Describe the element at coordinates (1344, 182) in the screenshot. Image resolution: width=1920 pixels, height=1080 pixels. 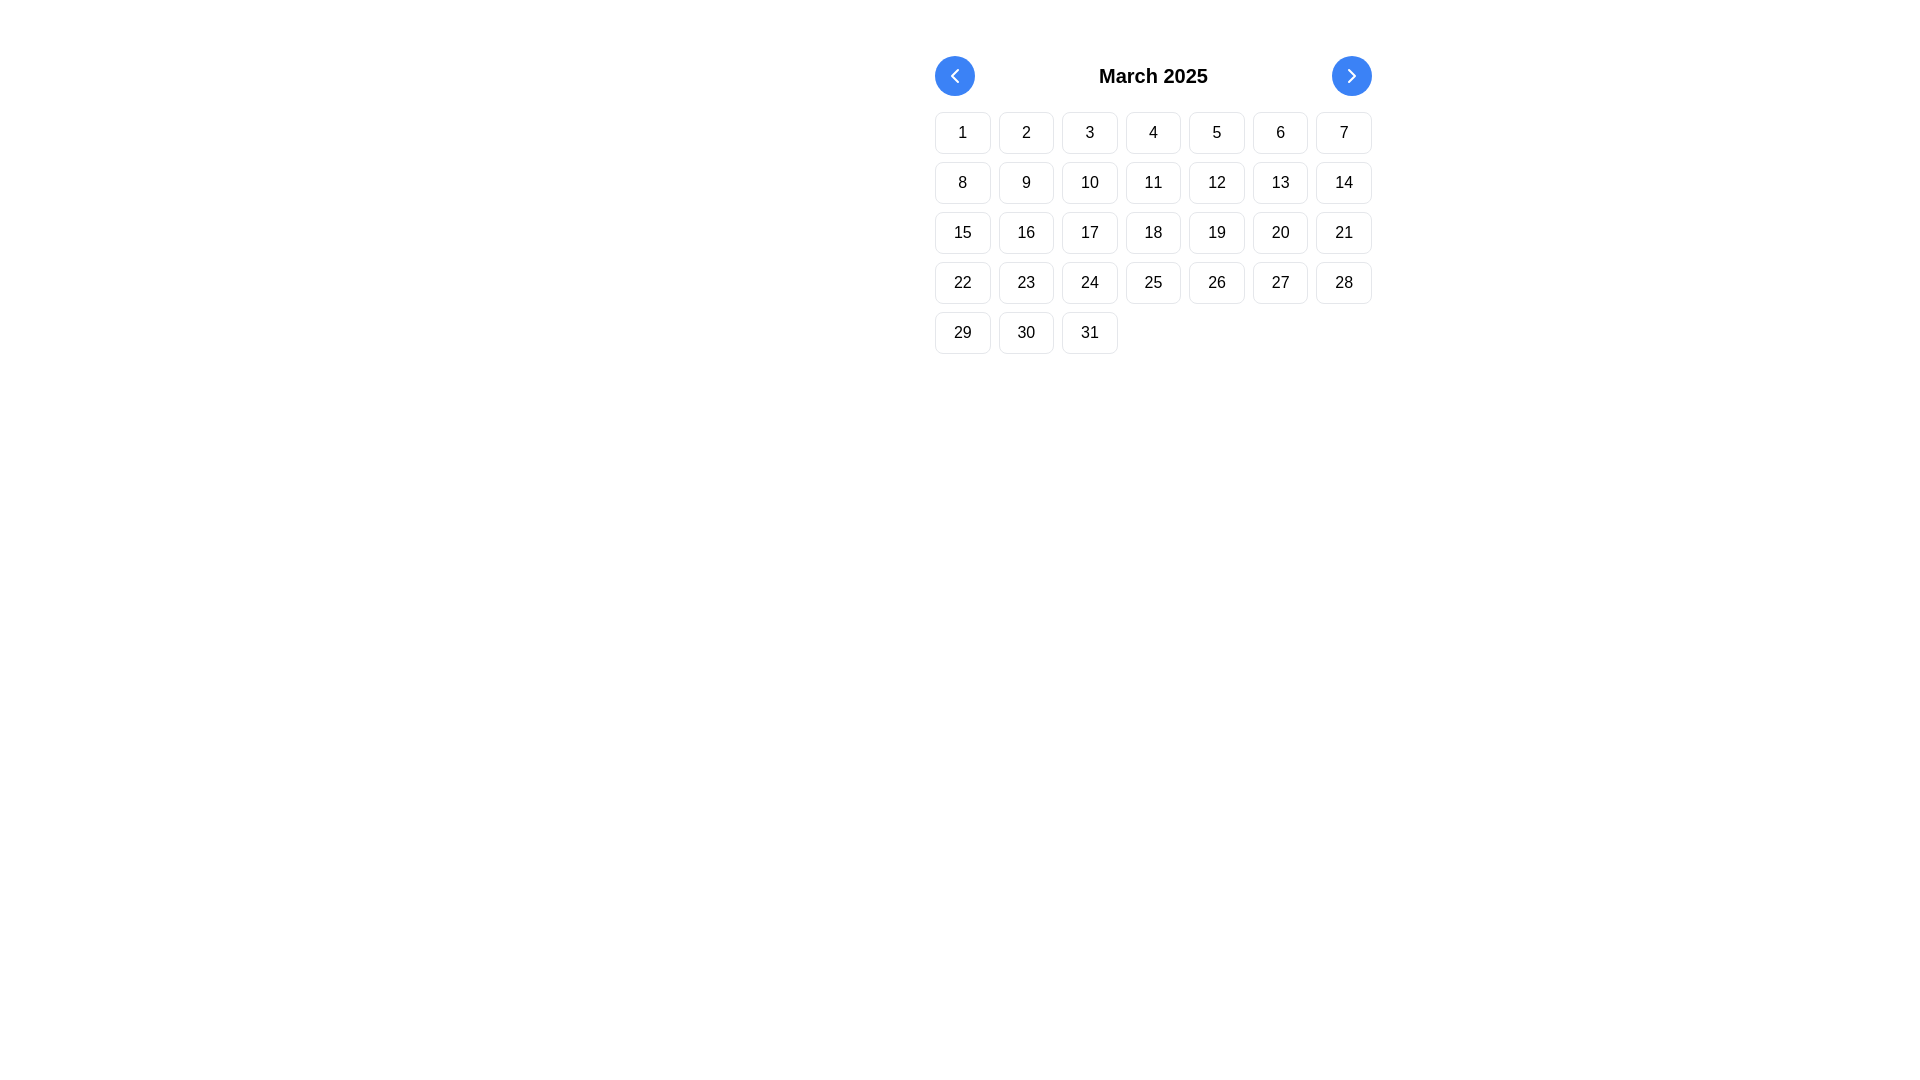
I see `the Text Display representing the 14th day of March 2025 in the calendar interface` at that location.